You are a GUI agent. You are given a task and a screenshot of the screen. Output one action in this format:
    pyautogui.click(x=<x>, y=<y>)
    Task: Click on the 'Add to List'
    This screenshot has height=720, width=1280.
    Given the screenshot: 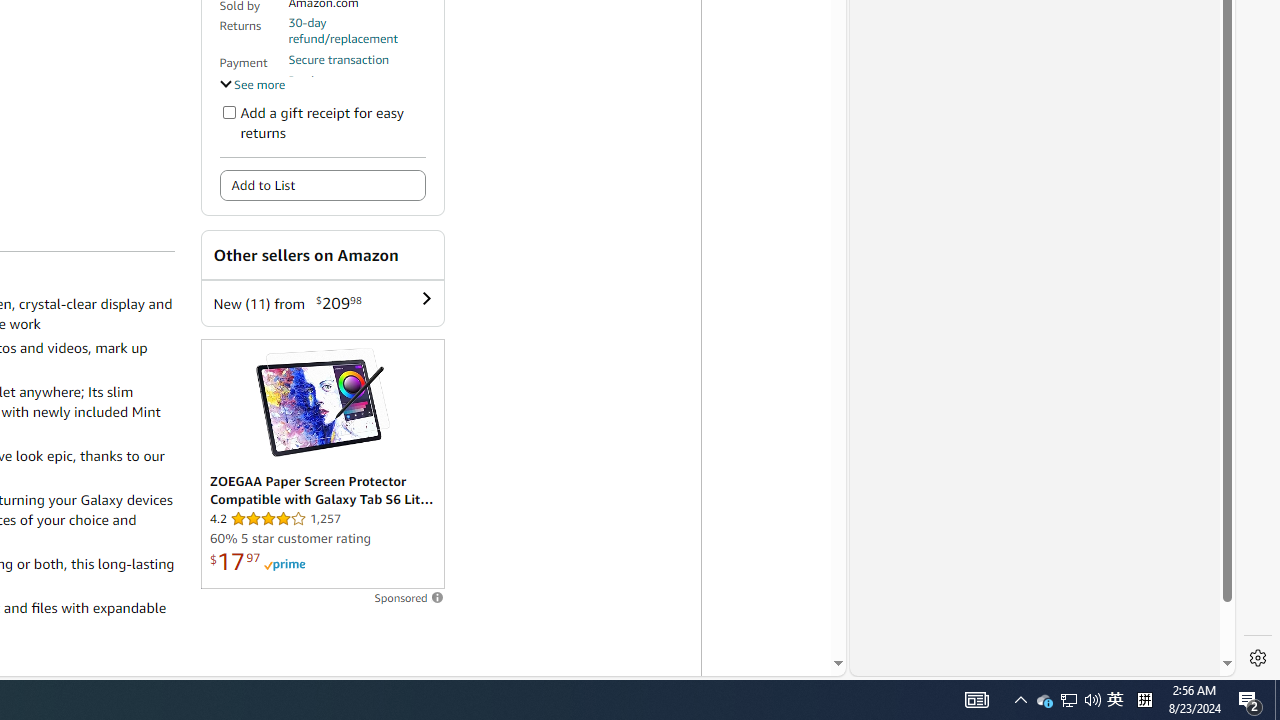 What is the action you would take?
    pyautogui.click(x=322, y=185)
    